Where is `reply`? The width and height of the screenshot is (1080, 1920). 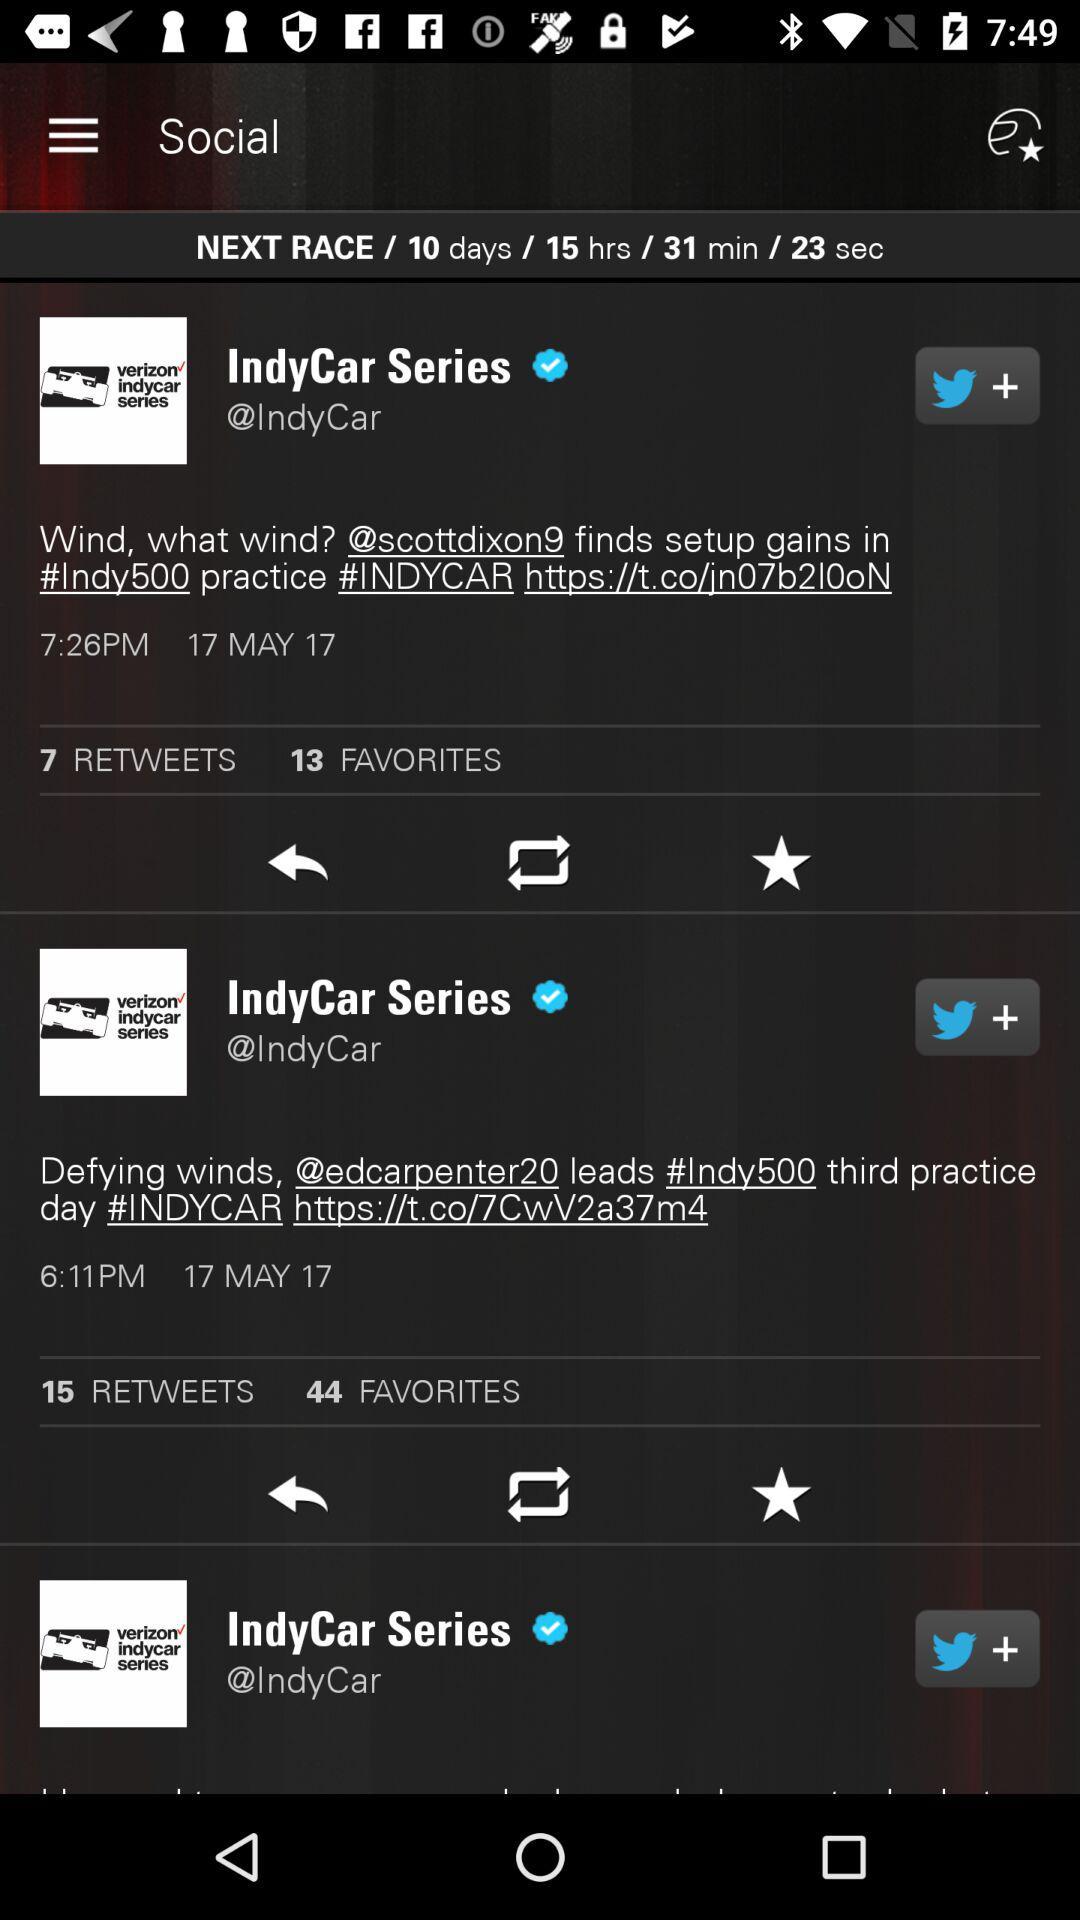
reply is located at coordinates (297, 1500).